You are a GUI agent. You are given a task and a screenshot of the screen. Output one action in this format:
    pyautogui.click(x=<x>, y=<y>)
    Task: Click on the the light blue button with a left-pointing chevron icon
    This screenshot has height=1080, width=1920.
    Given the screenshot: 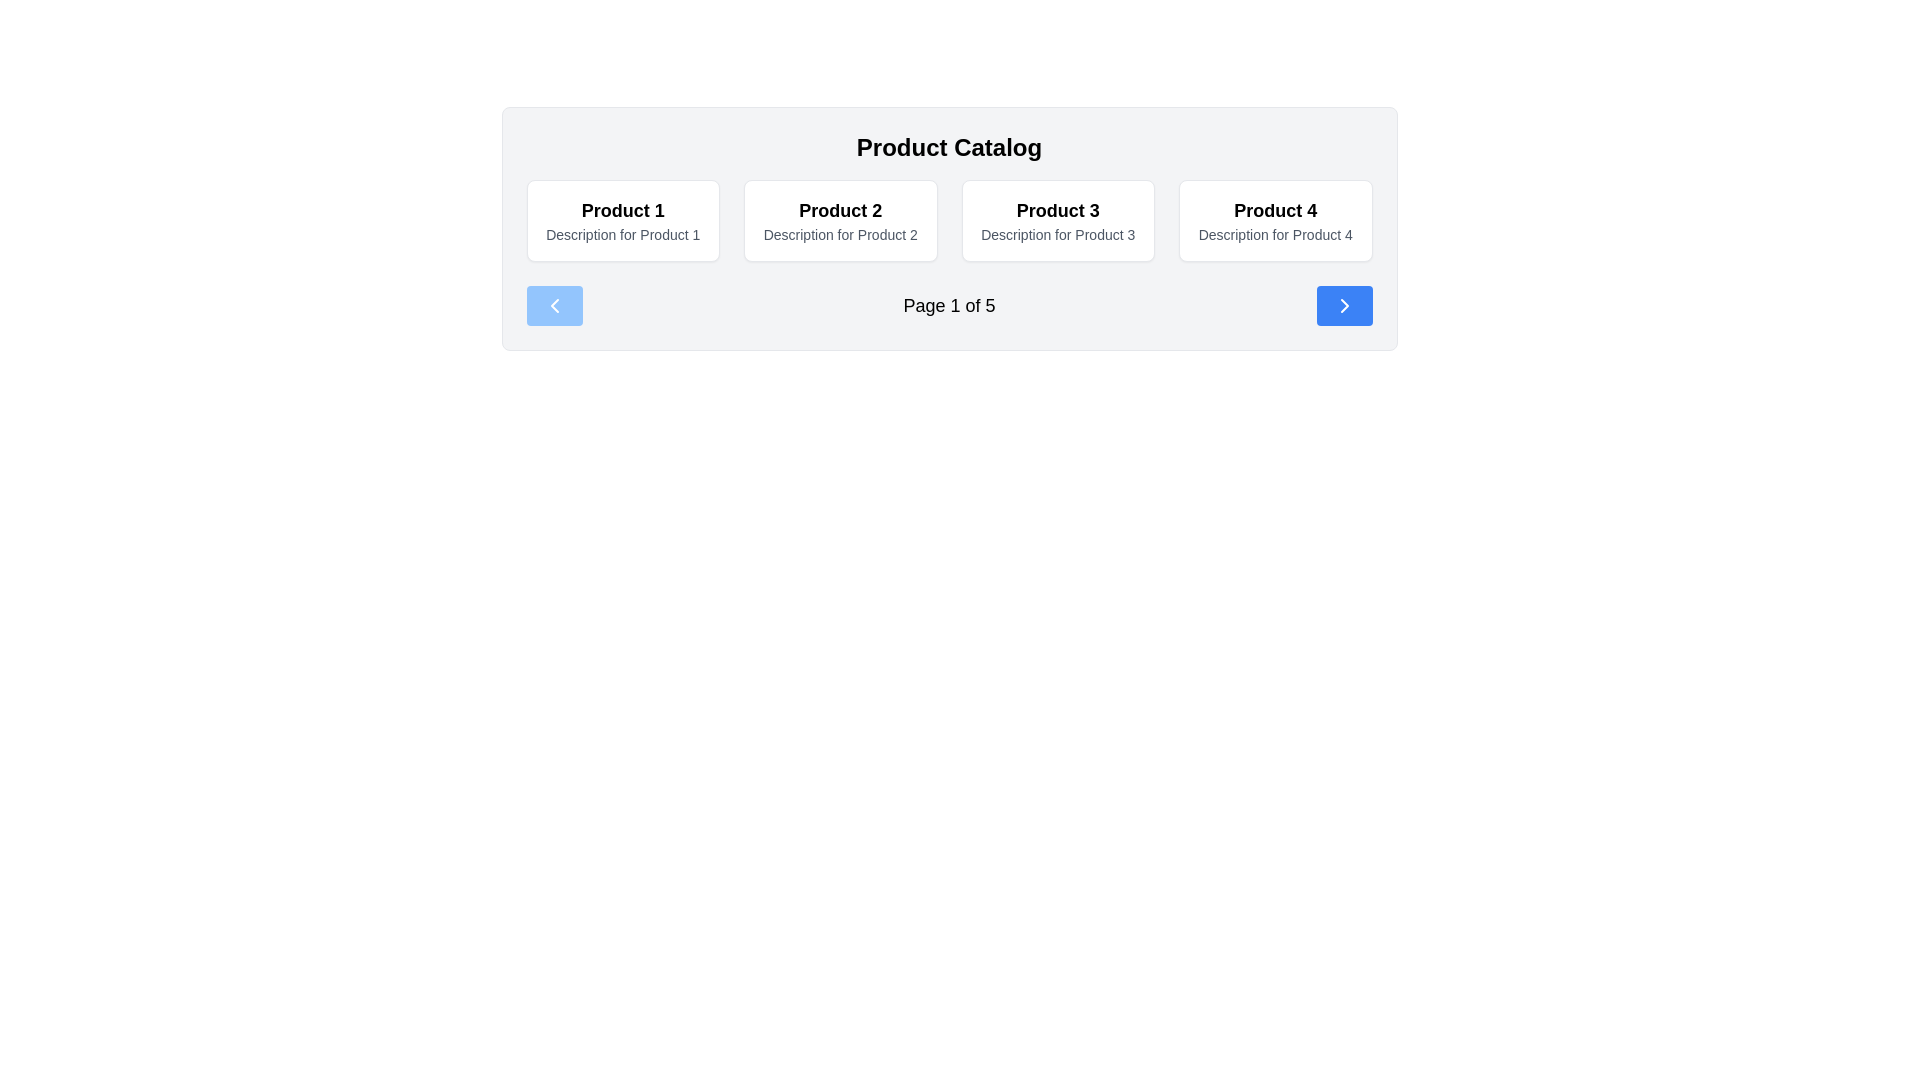 What is the action you would take?
    pyautogui.click(x=554, y=305)
    